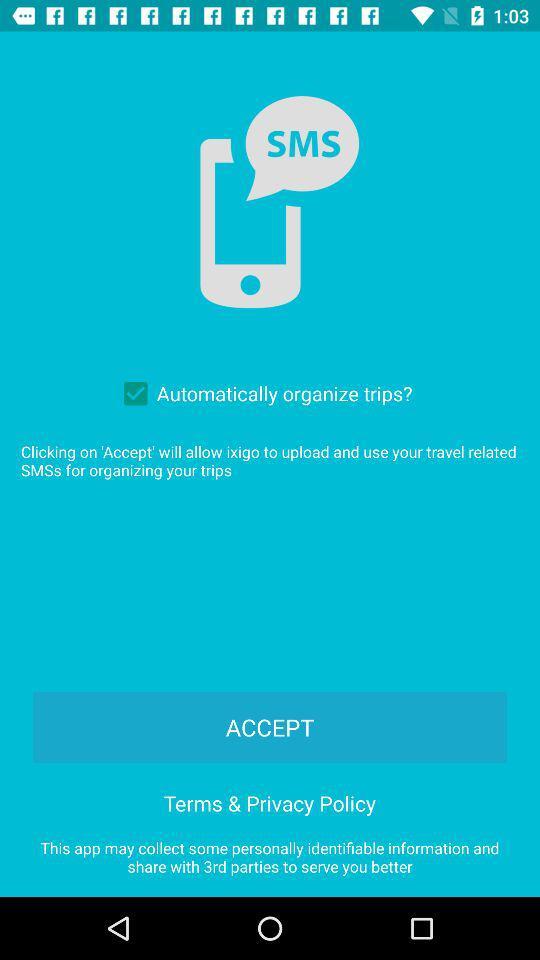 This screenshot has width=540, height=960. What do you see at coordinates (263, 392) in the screenshot?
I see `automatically organize trips? item` at bounding box center [263, 392].